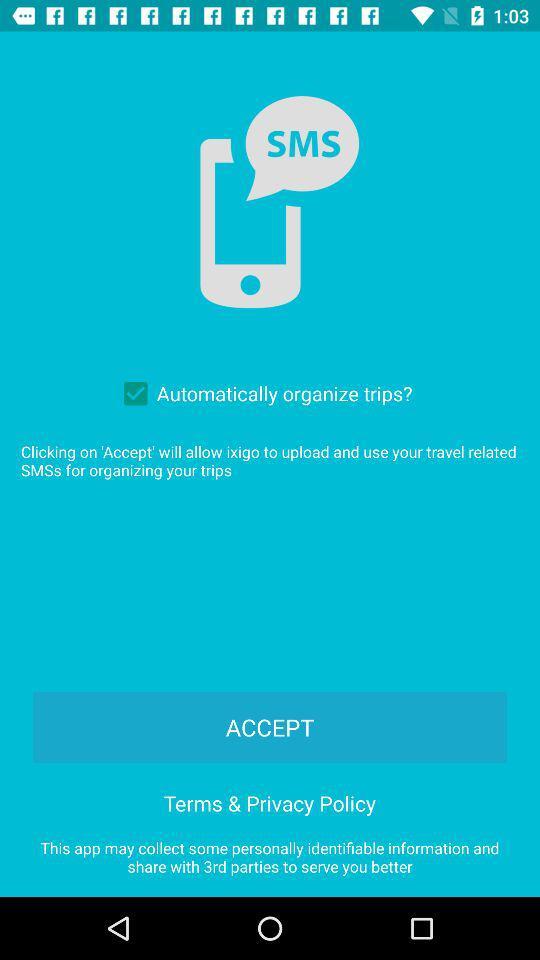 This screenshot has width=540, height=960. What do you see at coordinates (263, 392) in the screenshot?
I see `automatically organize trips? item` at bounding box center [263, 392].